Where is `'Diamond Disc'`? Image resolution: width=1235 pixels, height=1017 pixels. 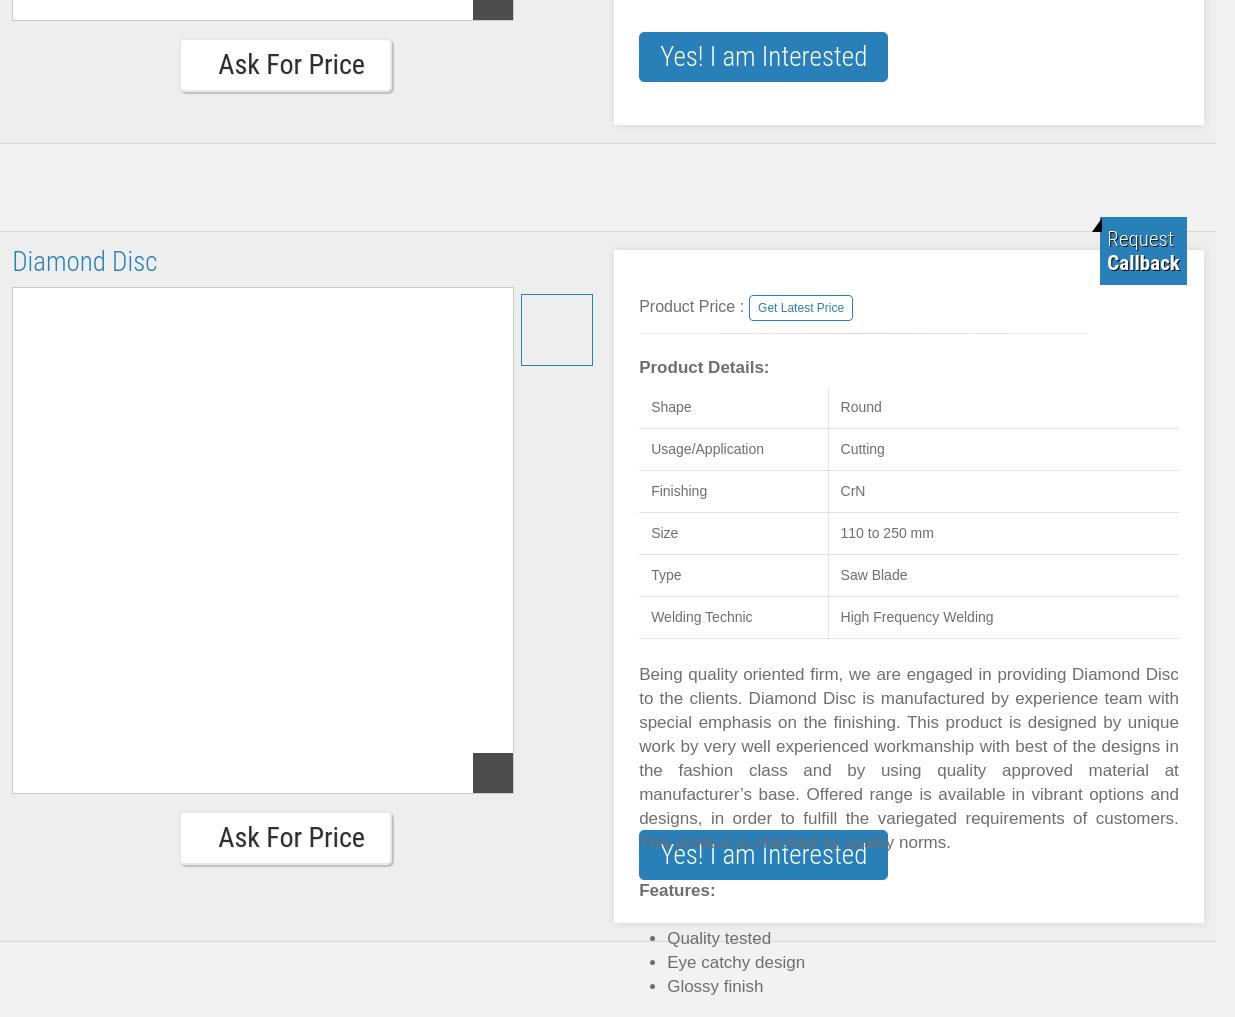 'Diamond Disc' is located at coordinates (83, 260).